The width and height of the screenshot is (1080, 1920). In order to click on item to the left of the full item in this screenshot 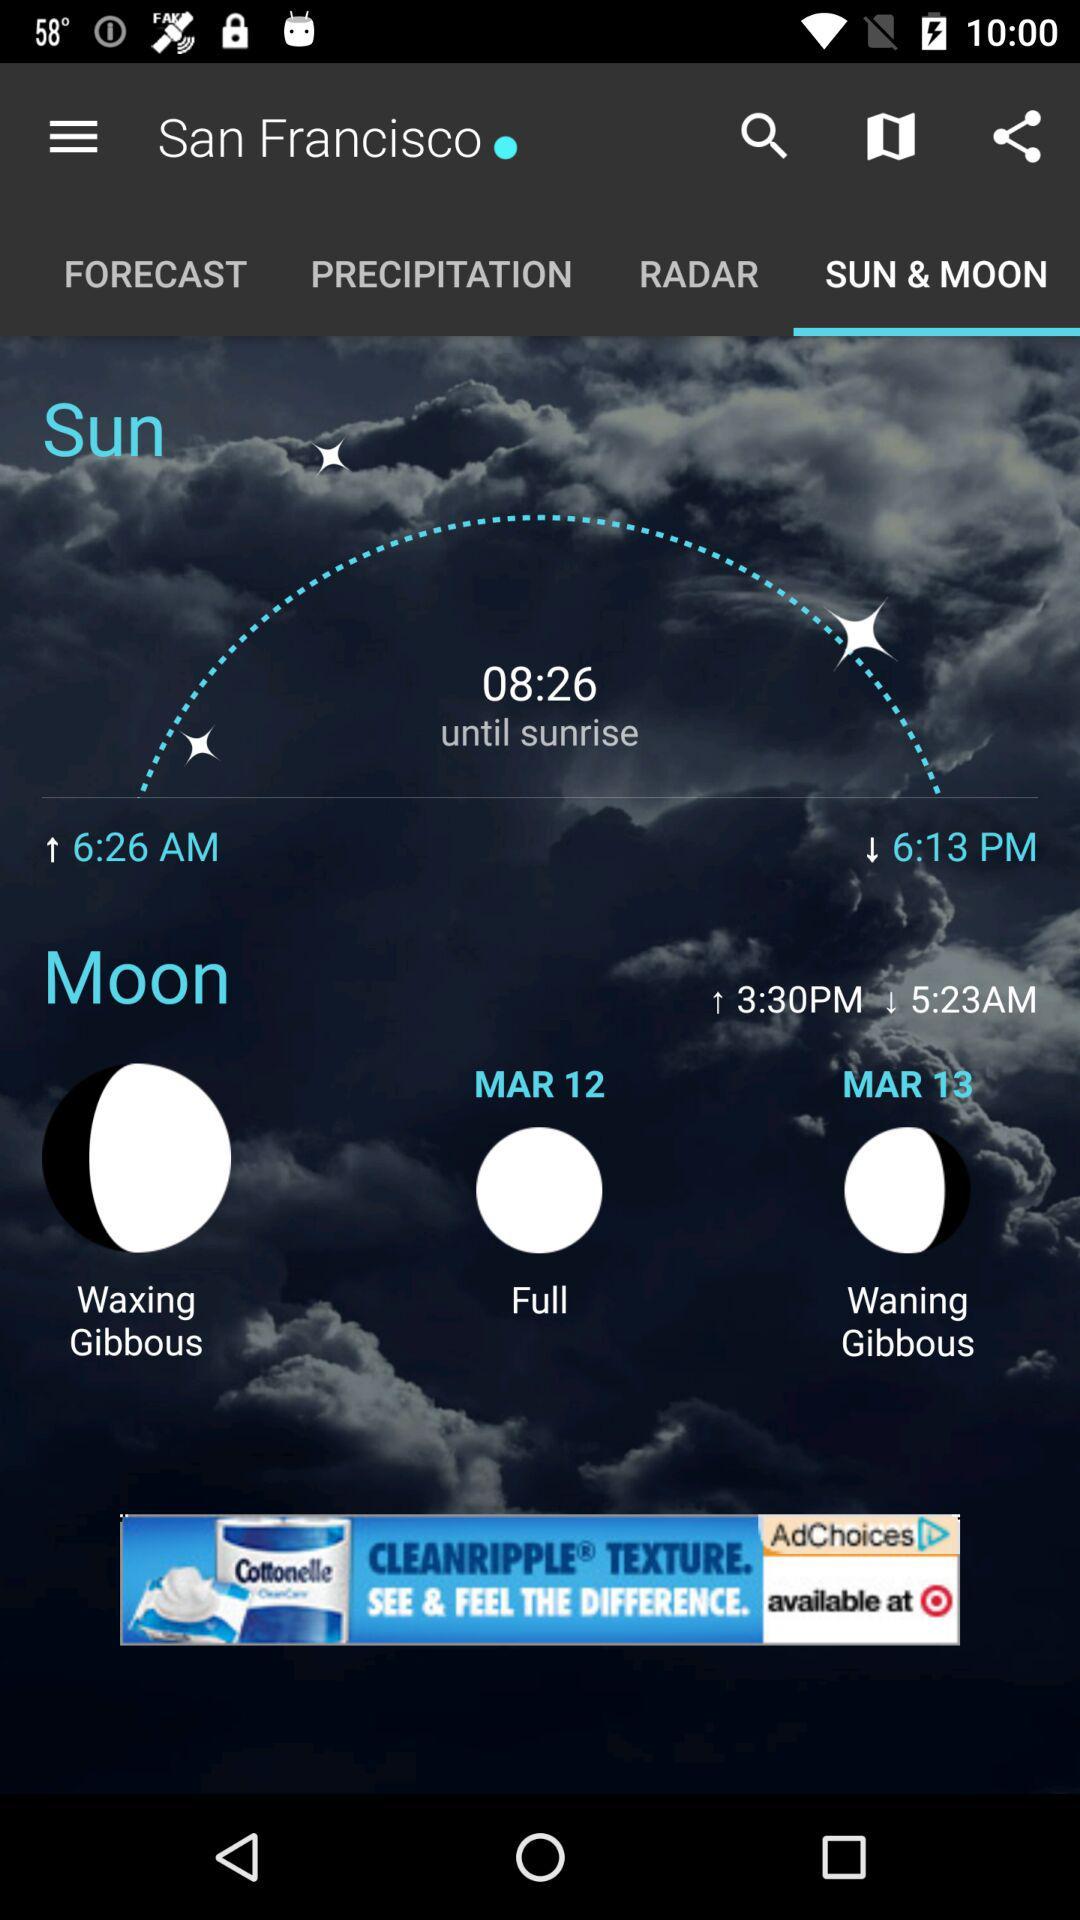, I will do `click(135, 1319)`.